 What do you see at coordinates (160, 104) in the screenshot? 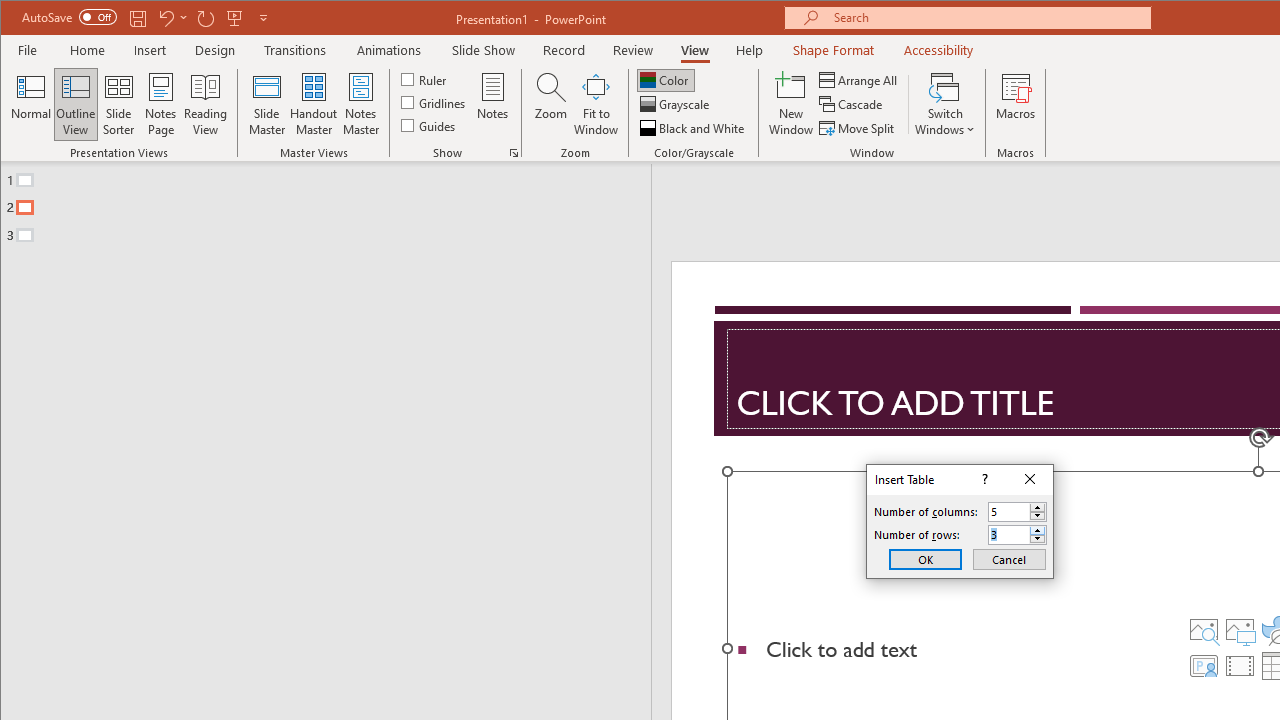
I see `'Notes Page'` at bounding box center [160, 104].